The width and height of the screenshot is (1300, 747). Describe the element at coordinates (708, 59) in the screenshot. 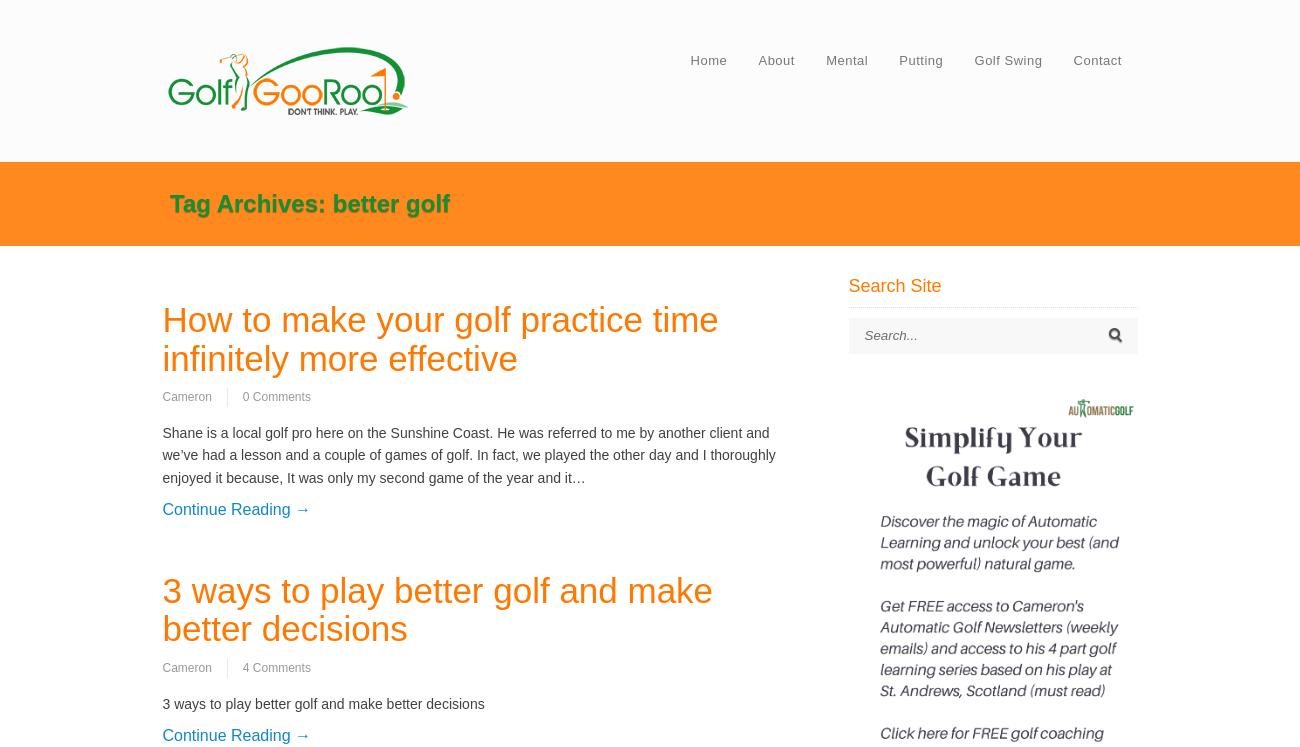

I see `'Home'` at that location.